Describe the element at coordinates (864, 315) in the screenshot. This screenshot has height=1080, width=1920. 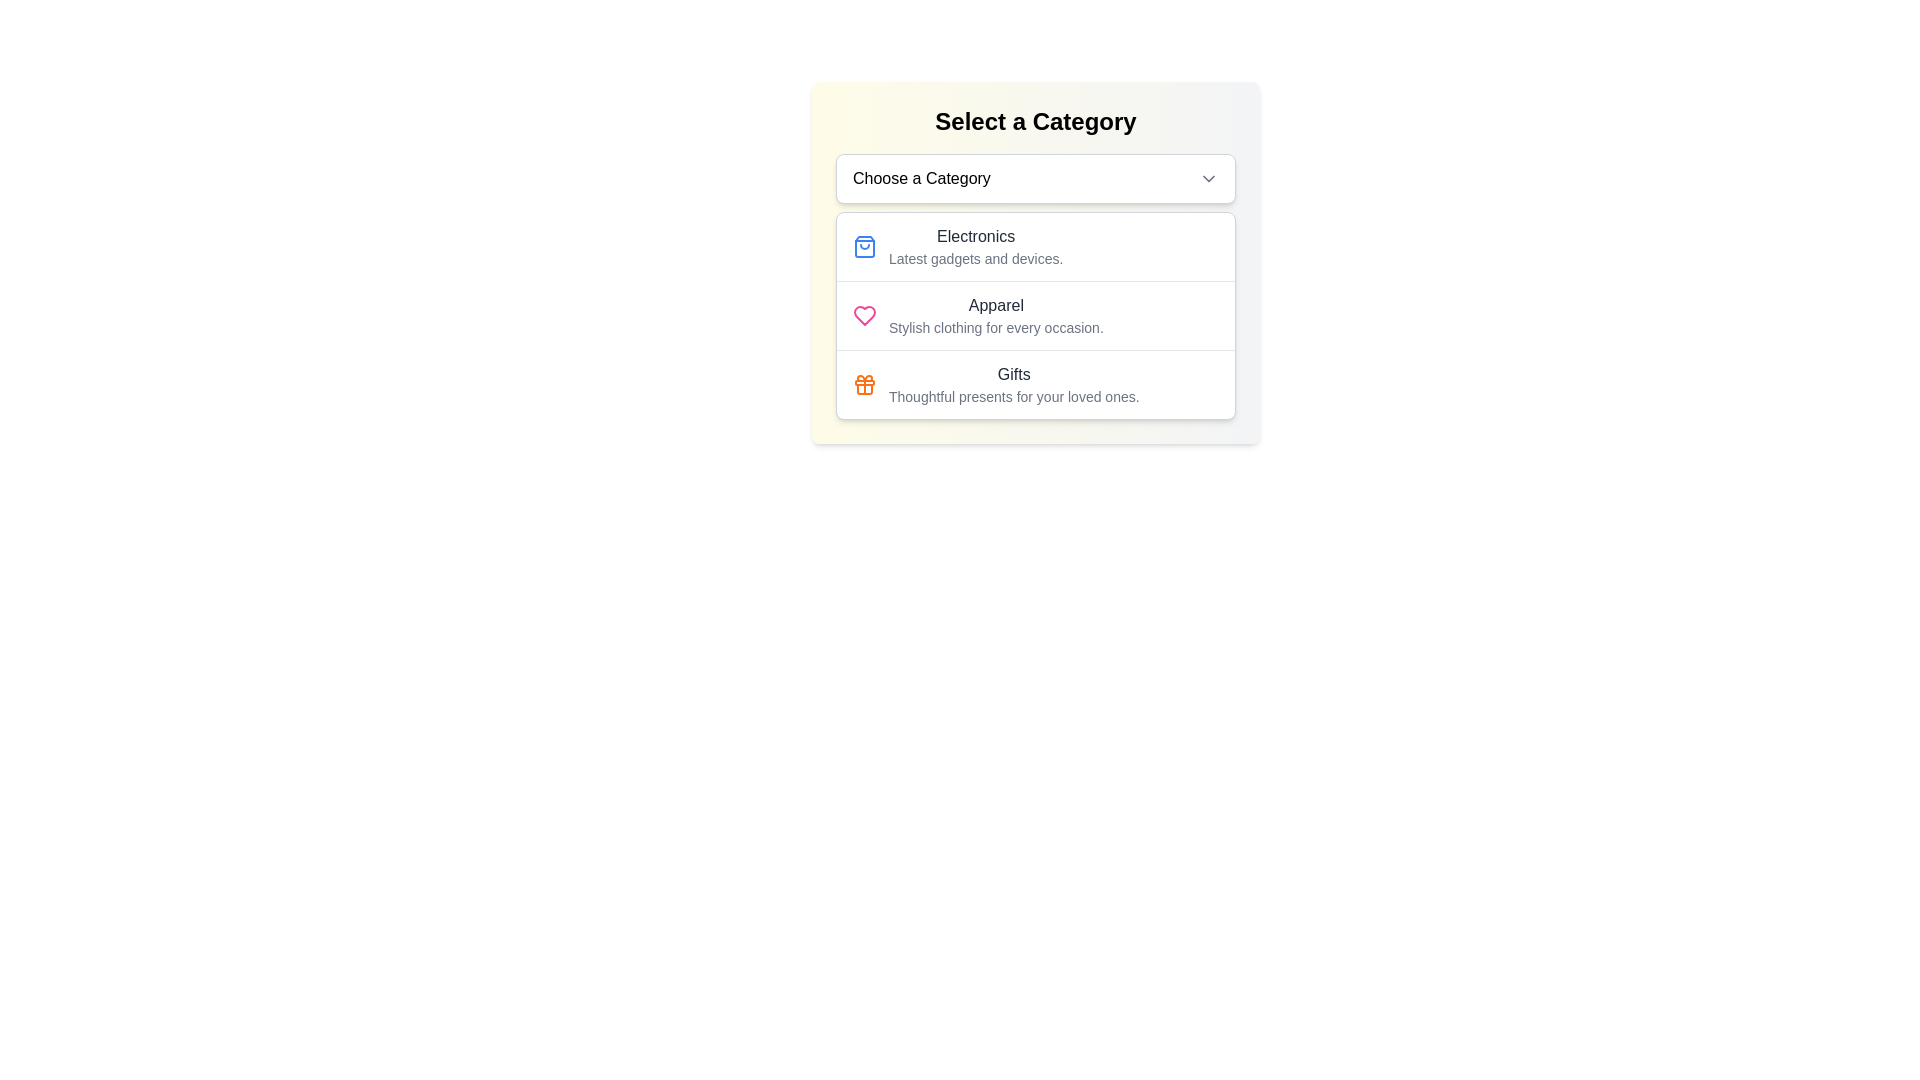
I see `the heart icon with a pink stroke color located in the 'Apparel' category row, positioned to the left of the text label` at that location.